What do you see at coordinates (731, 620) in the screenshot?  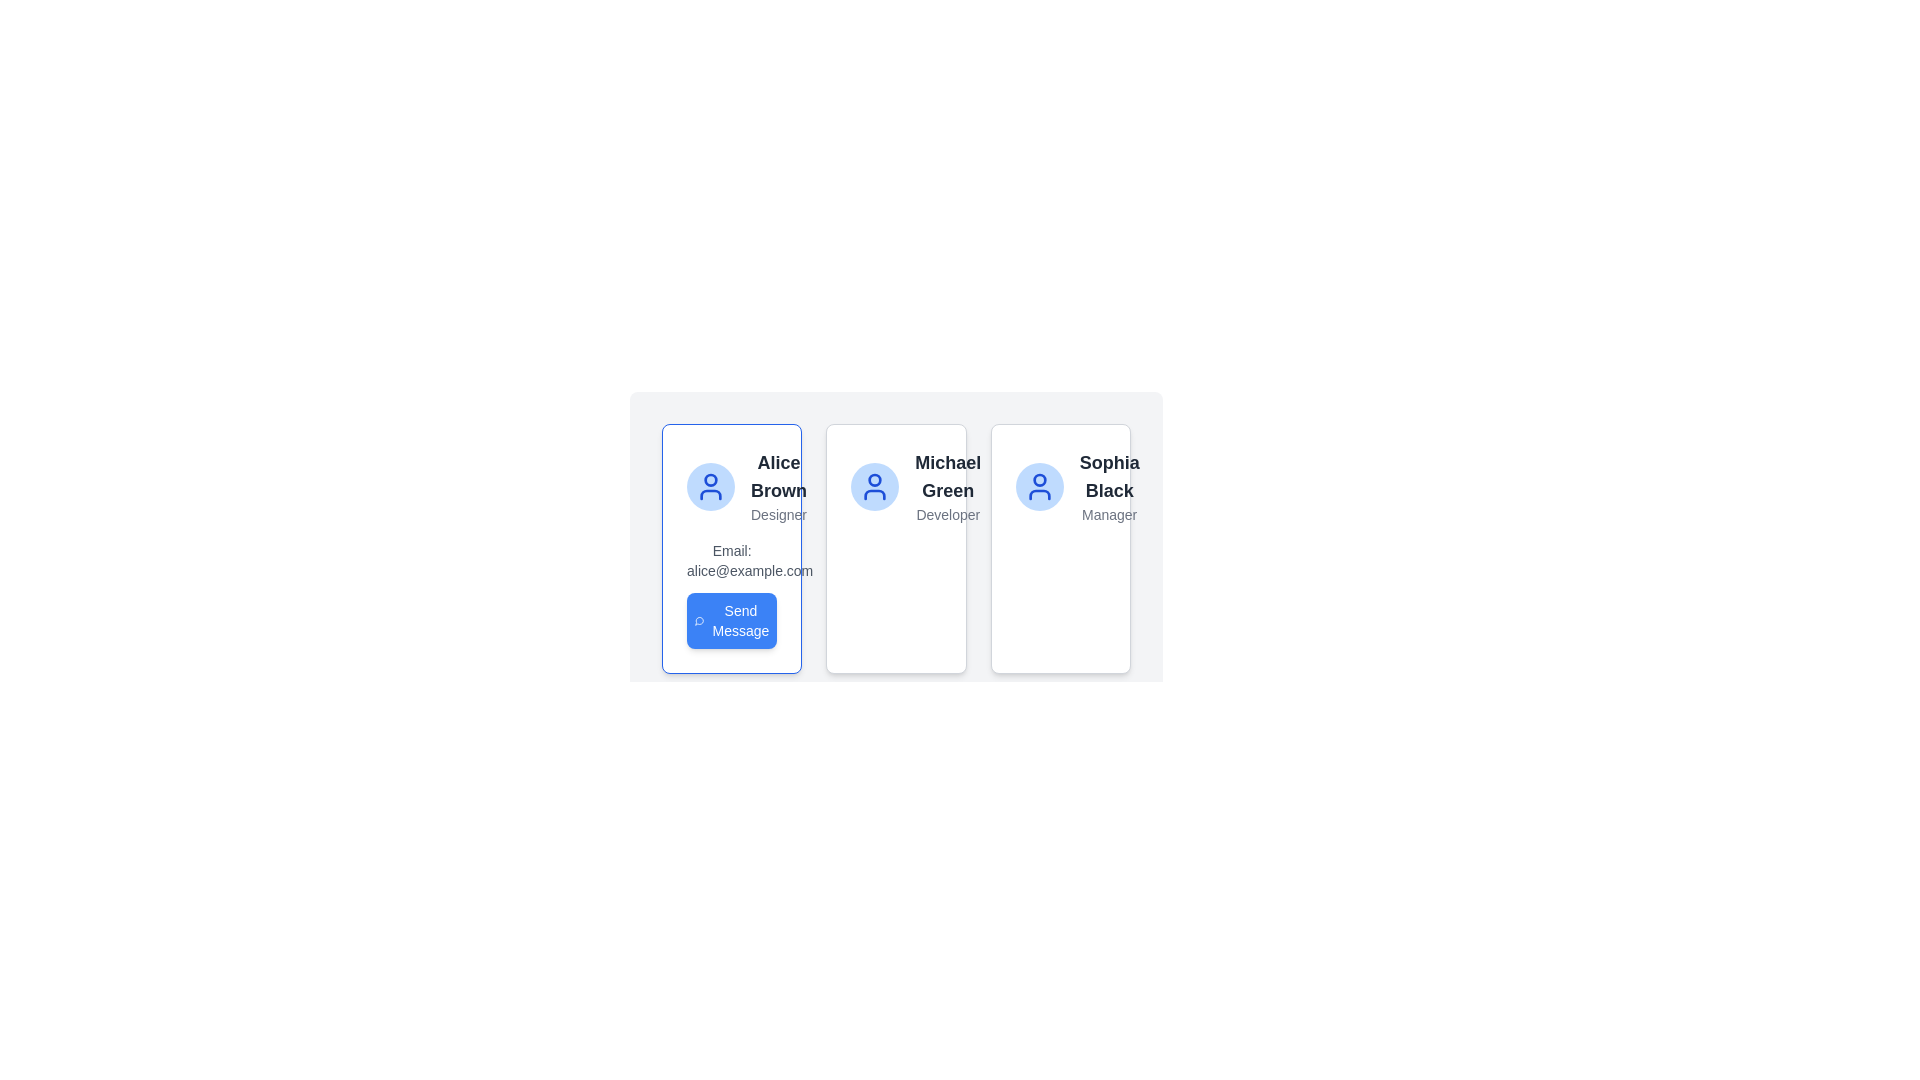 I see `the 'Send Message' button, which is a rectangular button with a blue background and white text, located at the bottom of a card layout beneath the email text` at bounding box center [731, 620].